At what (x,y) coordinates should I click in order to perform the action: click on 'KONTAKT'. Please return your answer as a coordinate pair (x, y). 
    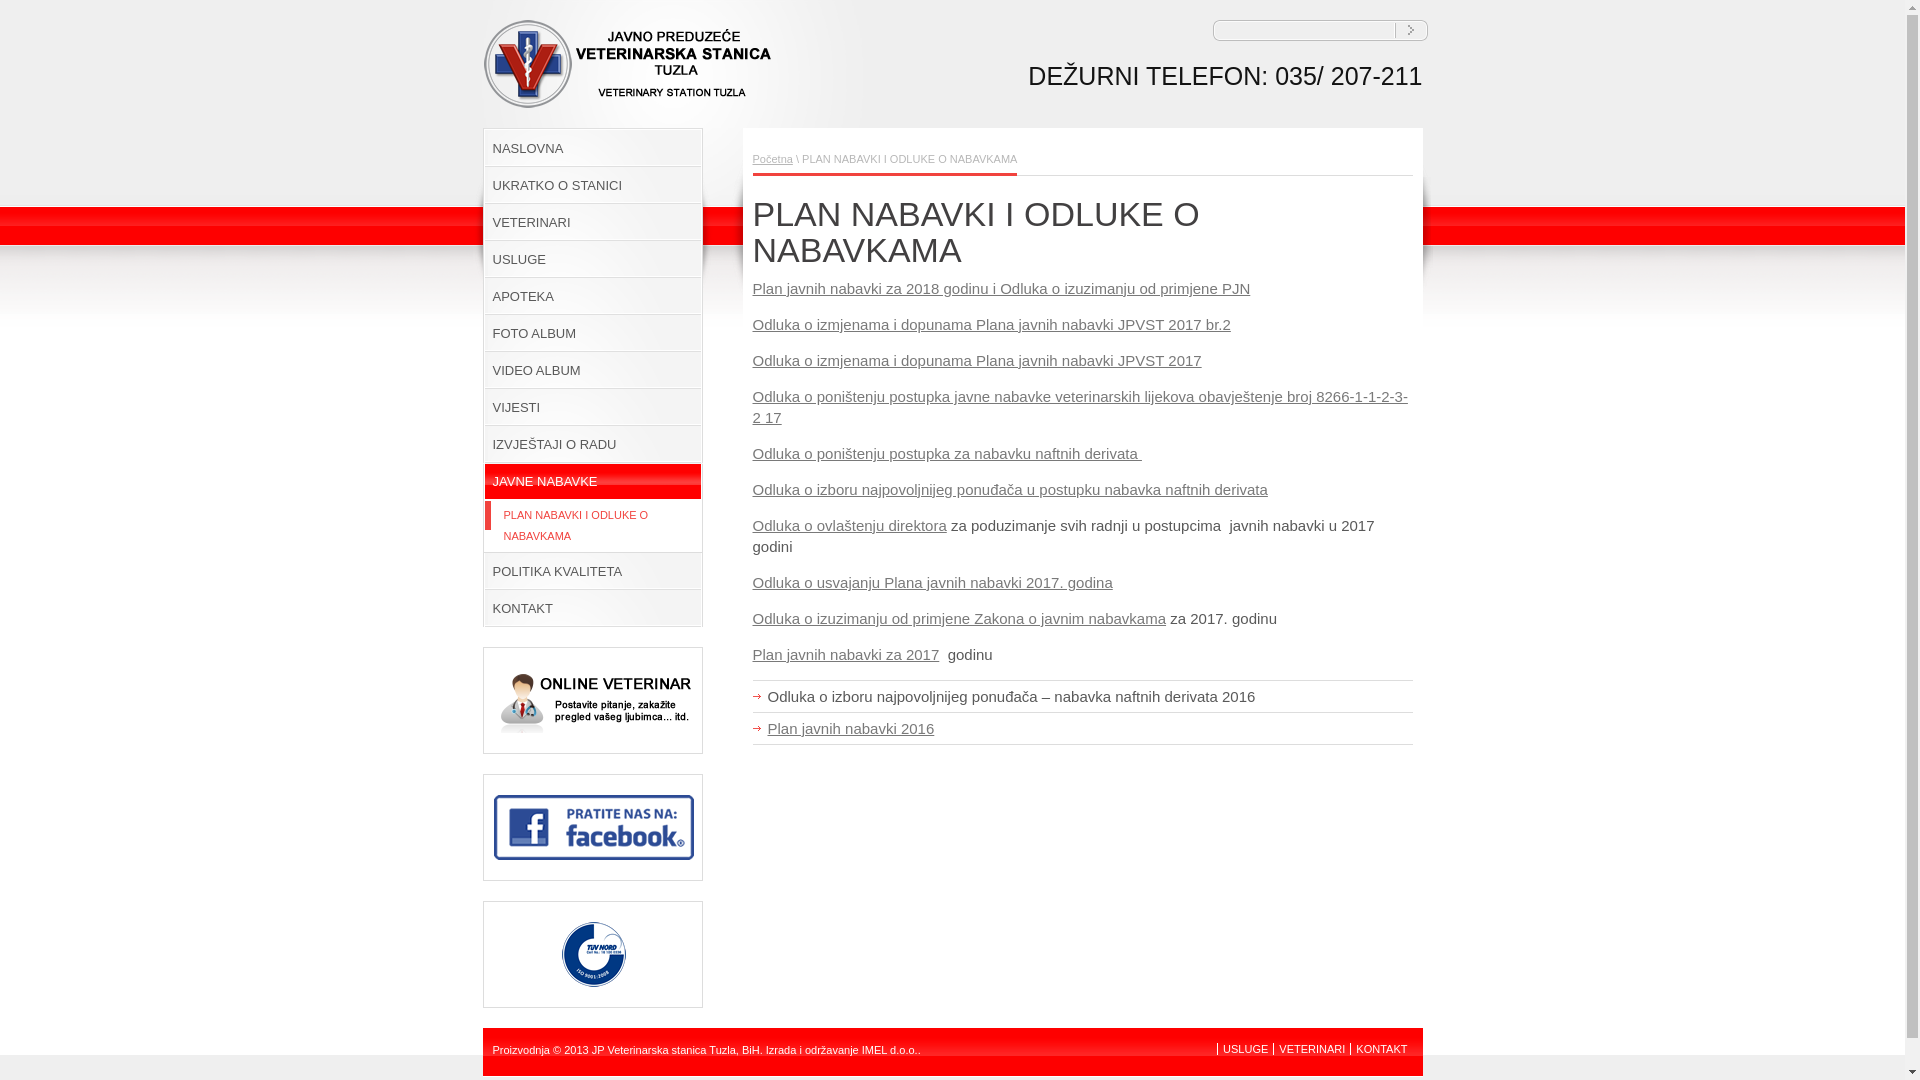
    Looking at the image, I should click on (590, 607).